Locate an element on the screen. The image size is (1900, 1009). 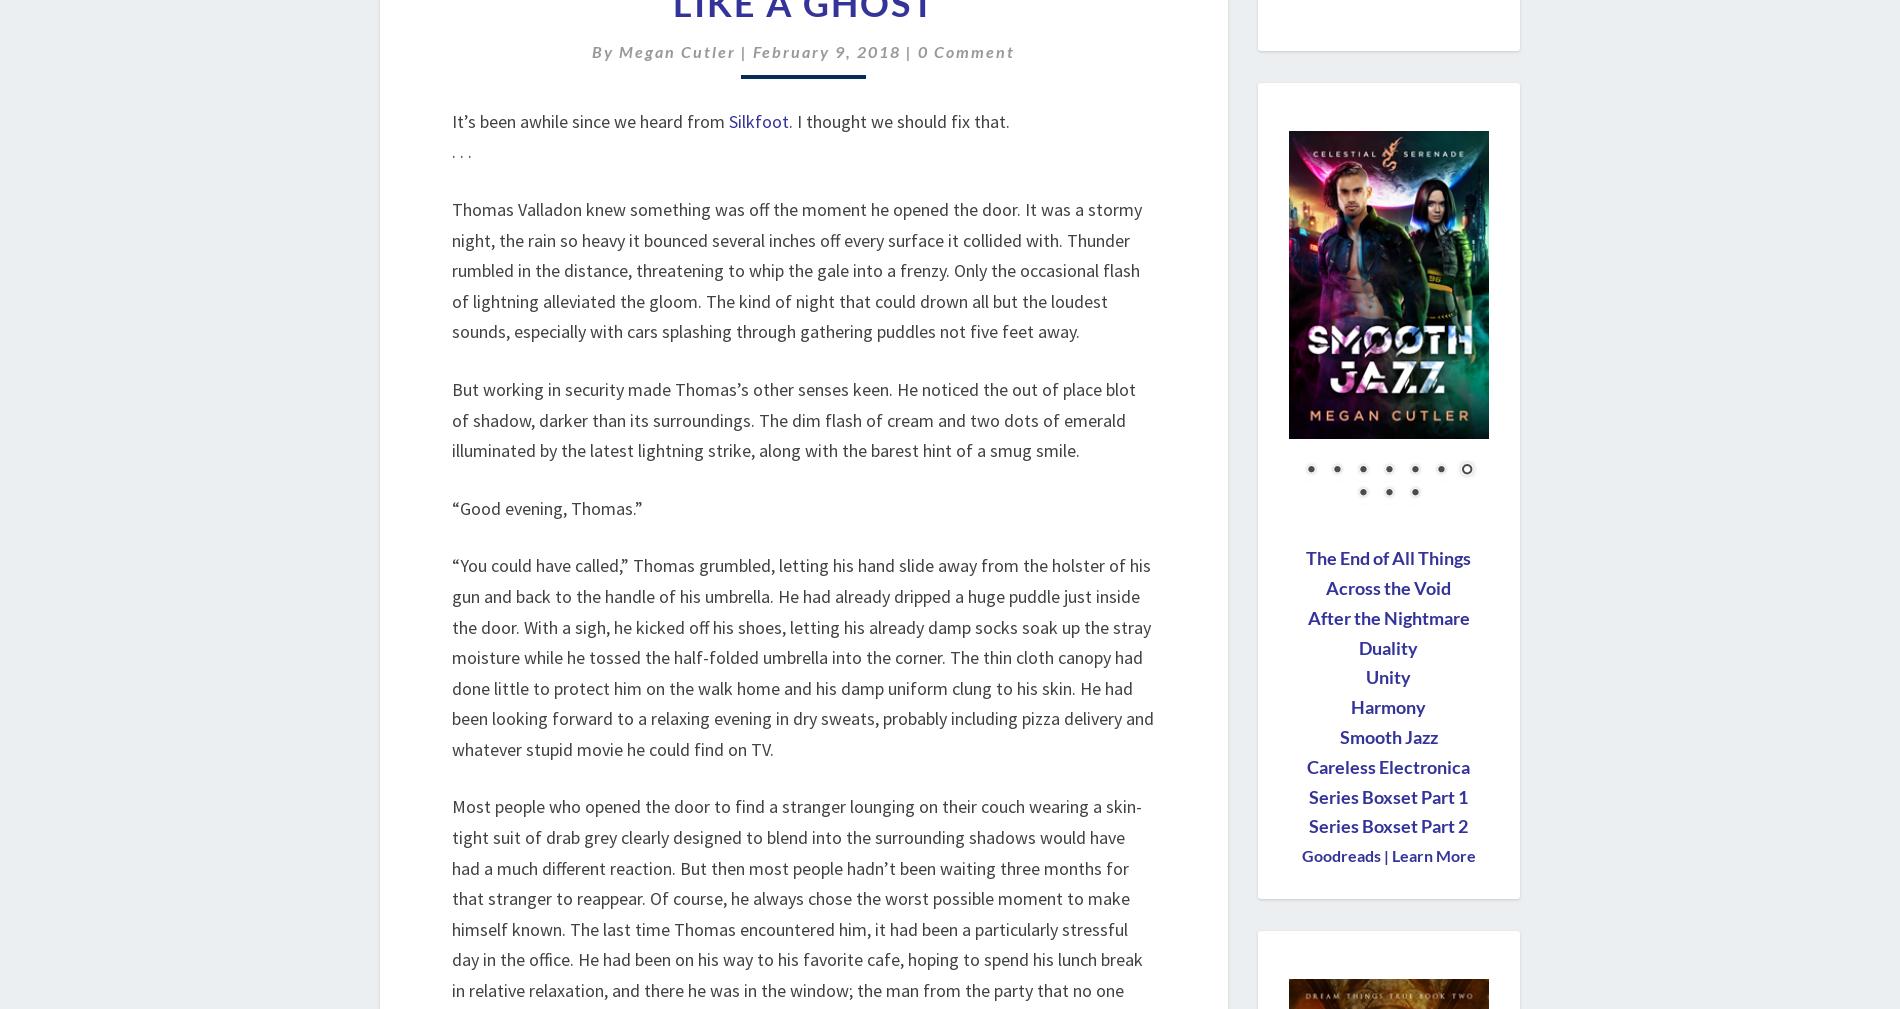
'Smooth Jazz' is located at coordinates (1386, 735).